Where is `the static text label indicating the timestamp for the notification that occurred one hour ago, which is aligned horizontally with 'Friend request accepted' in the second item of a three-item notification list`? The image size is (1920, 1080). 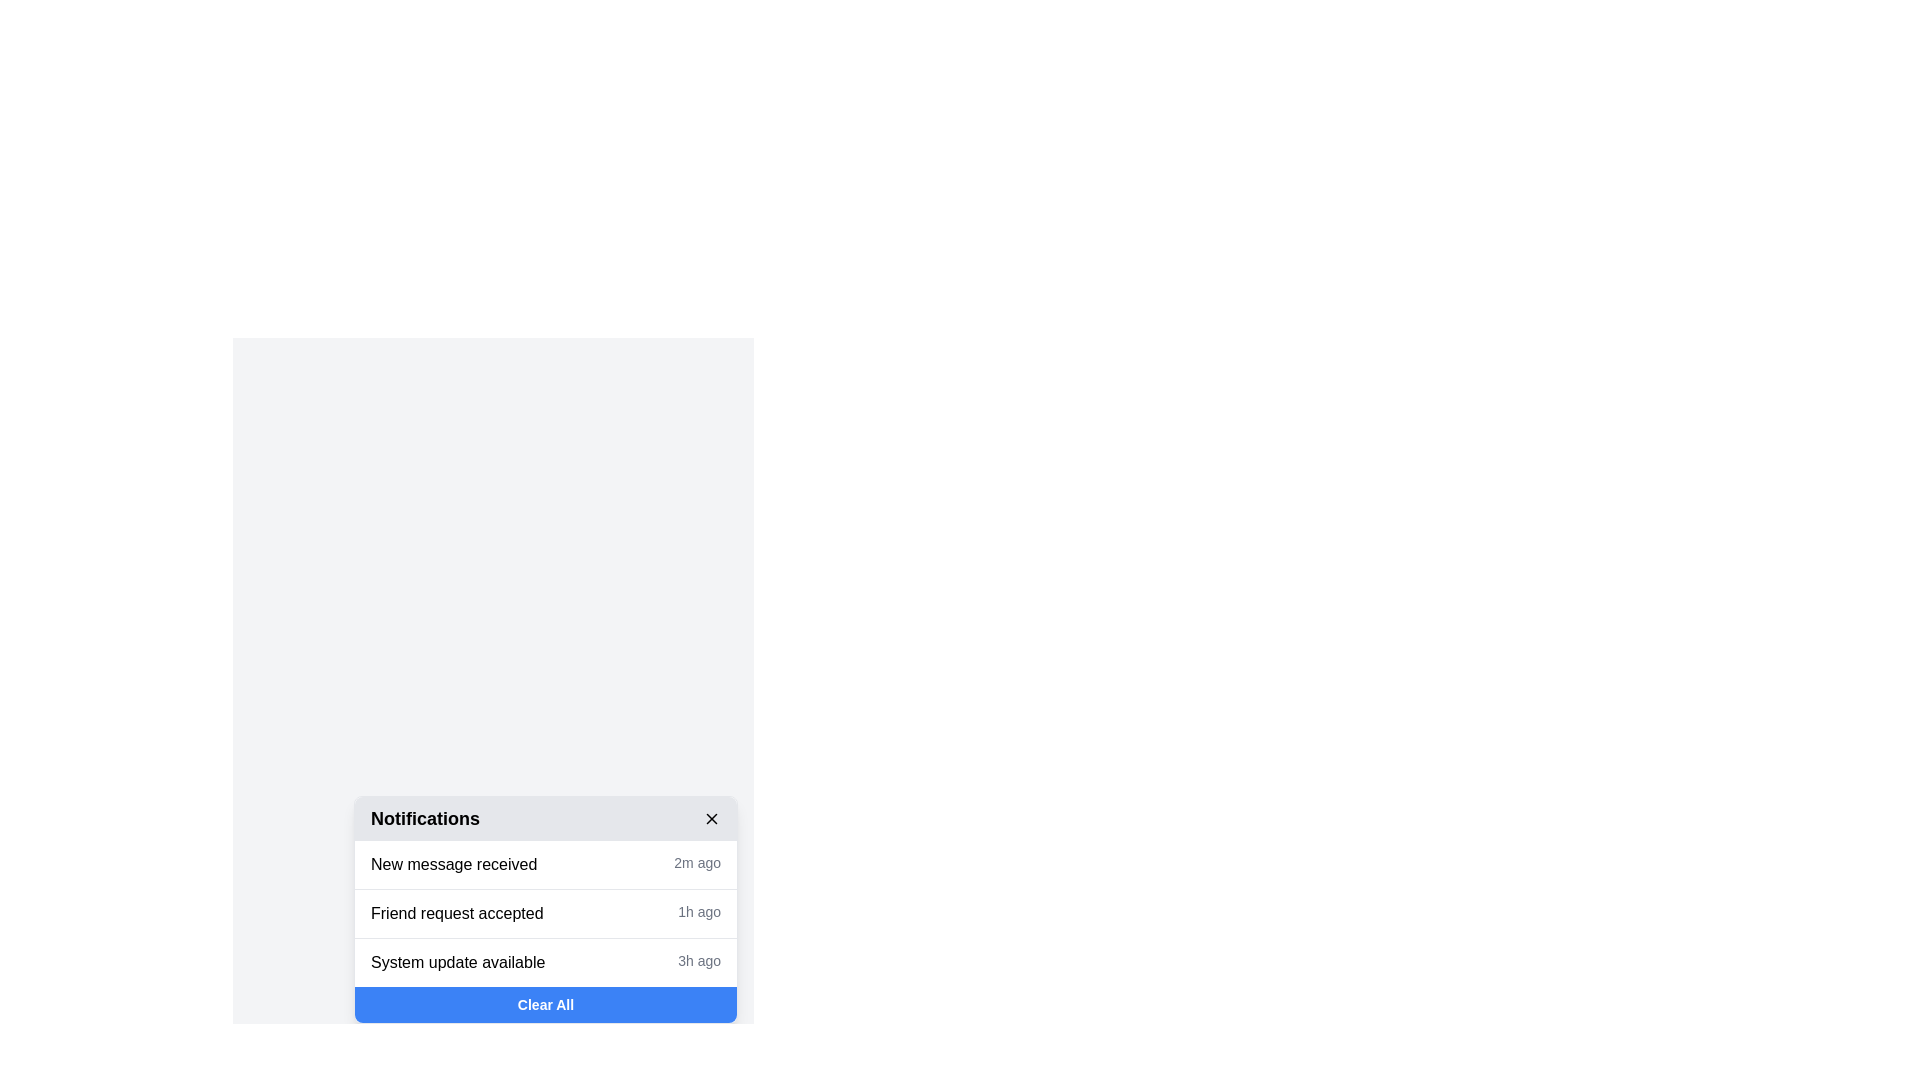
the static text label indicating the timestamp for the notification that occurred one hour ago, which is aligned horizontally with 'Friend request accepted' in the second item of a three-item notification list is located at coordinates (699, 914).